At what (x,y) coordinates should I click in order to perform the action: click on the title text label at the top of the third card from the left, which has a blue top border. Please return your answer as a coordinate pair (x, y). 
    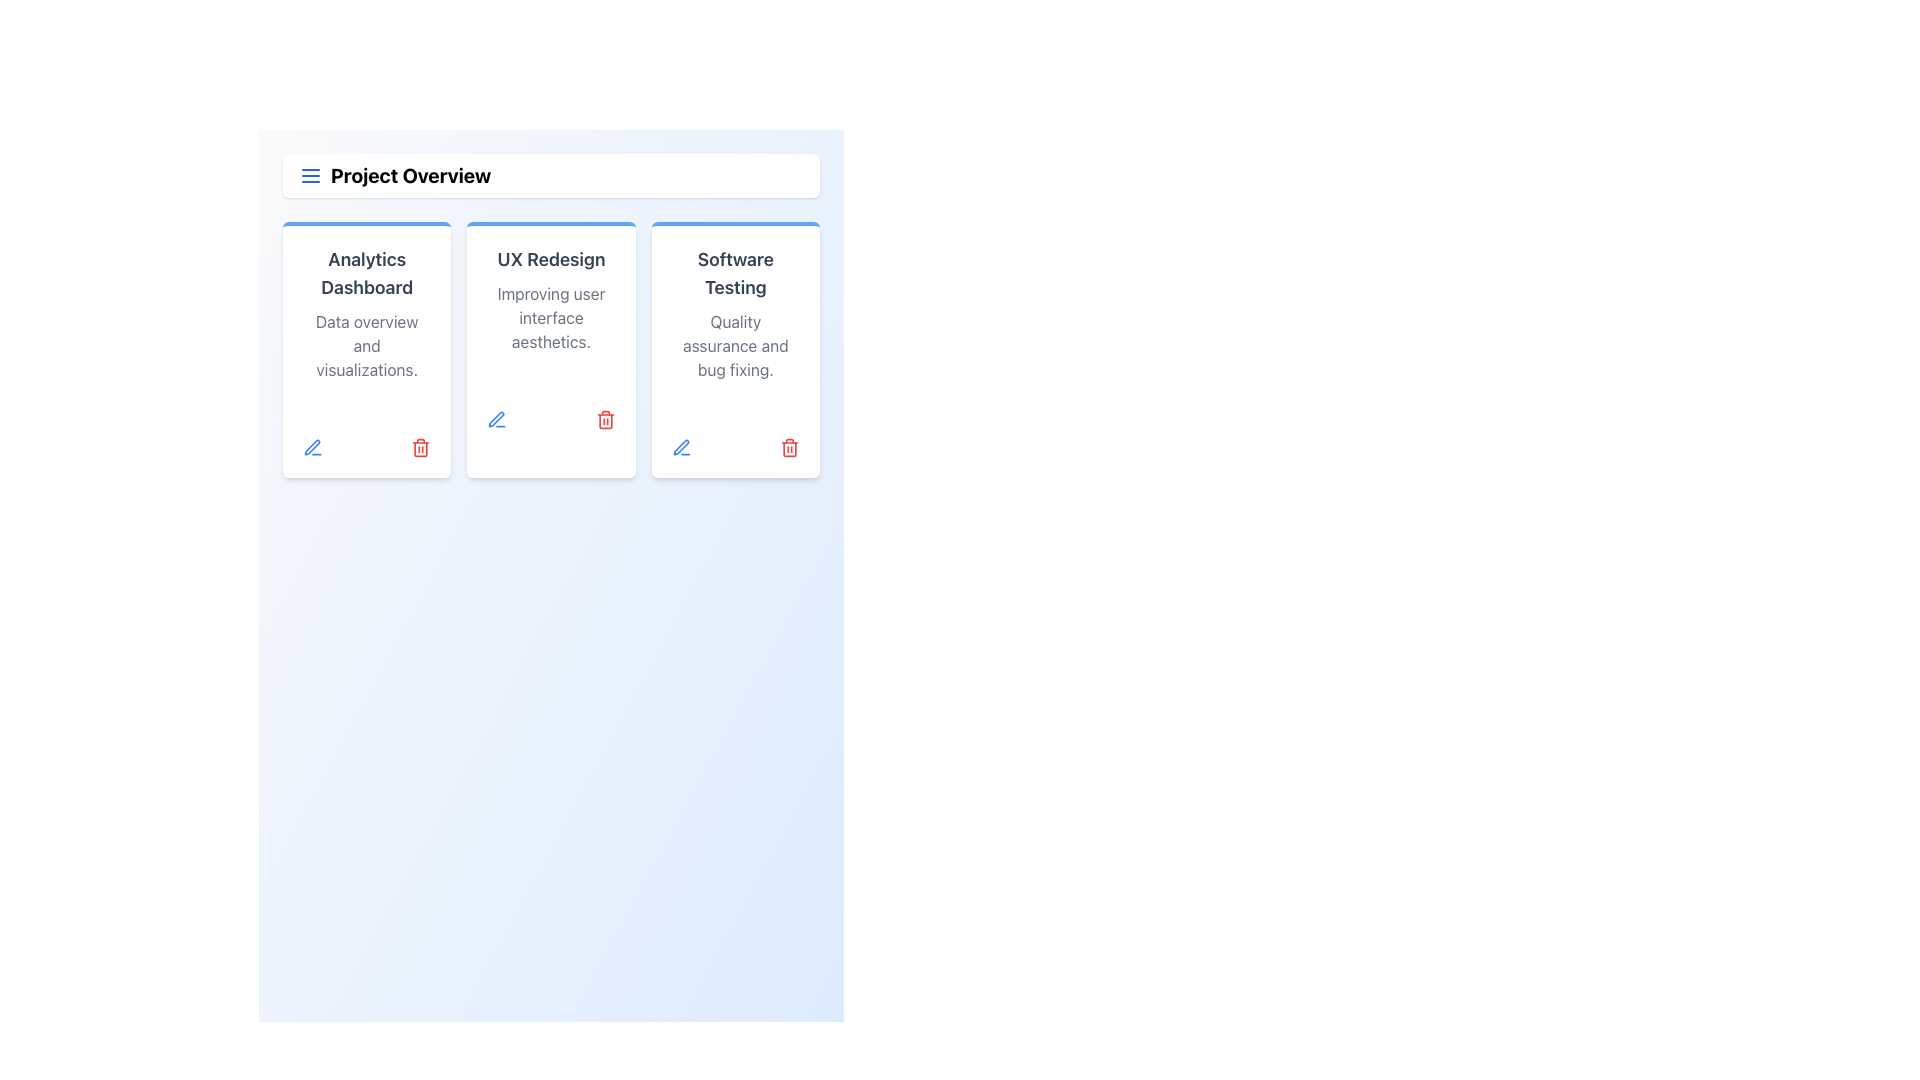
    Looking at the image, I should click on (734, 273).